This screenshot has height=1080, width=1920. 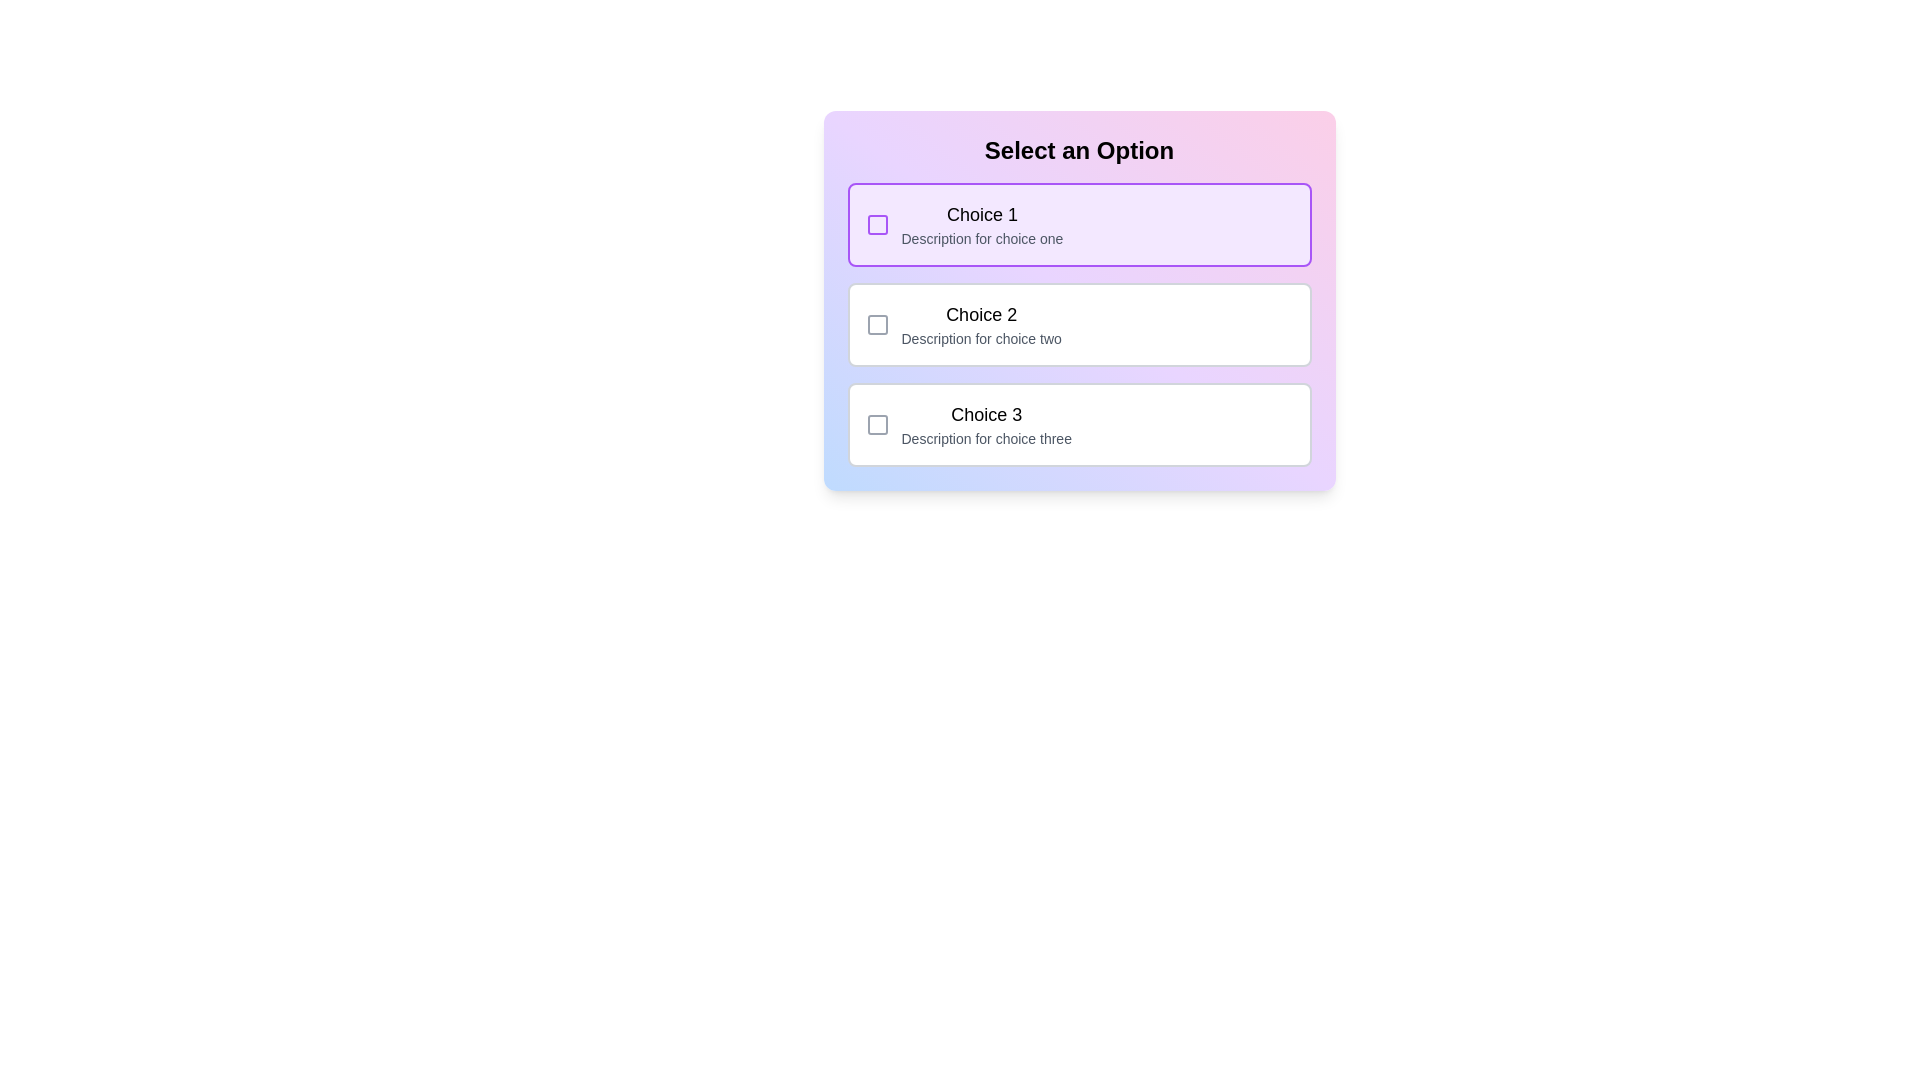 What do you see at coordinates (981, 338) in the screenshot?
I see `the text label stating 'Description for choice two', which is positioned below the bold label 'Choice 2' and to the right of its corresponding checkbox` at bounding box center [981, 338].